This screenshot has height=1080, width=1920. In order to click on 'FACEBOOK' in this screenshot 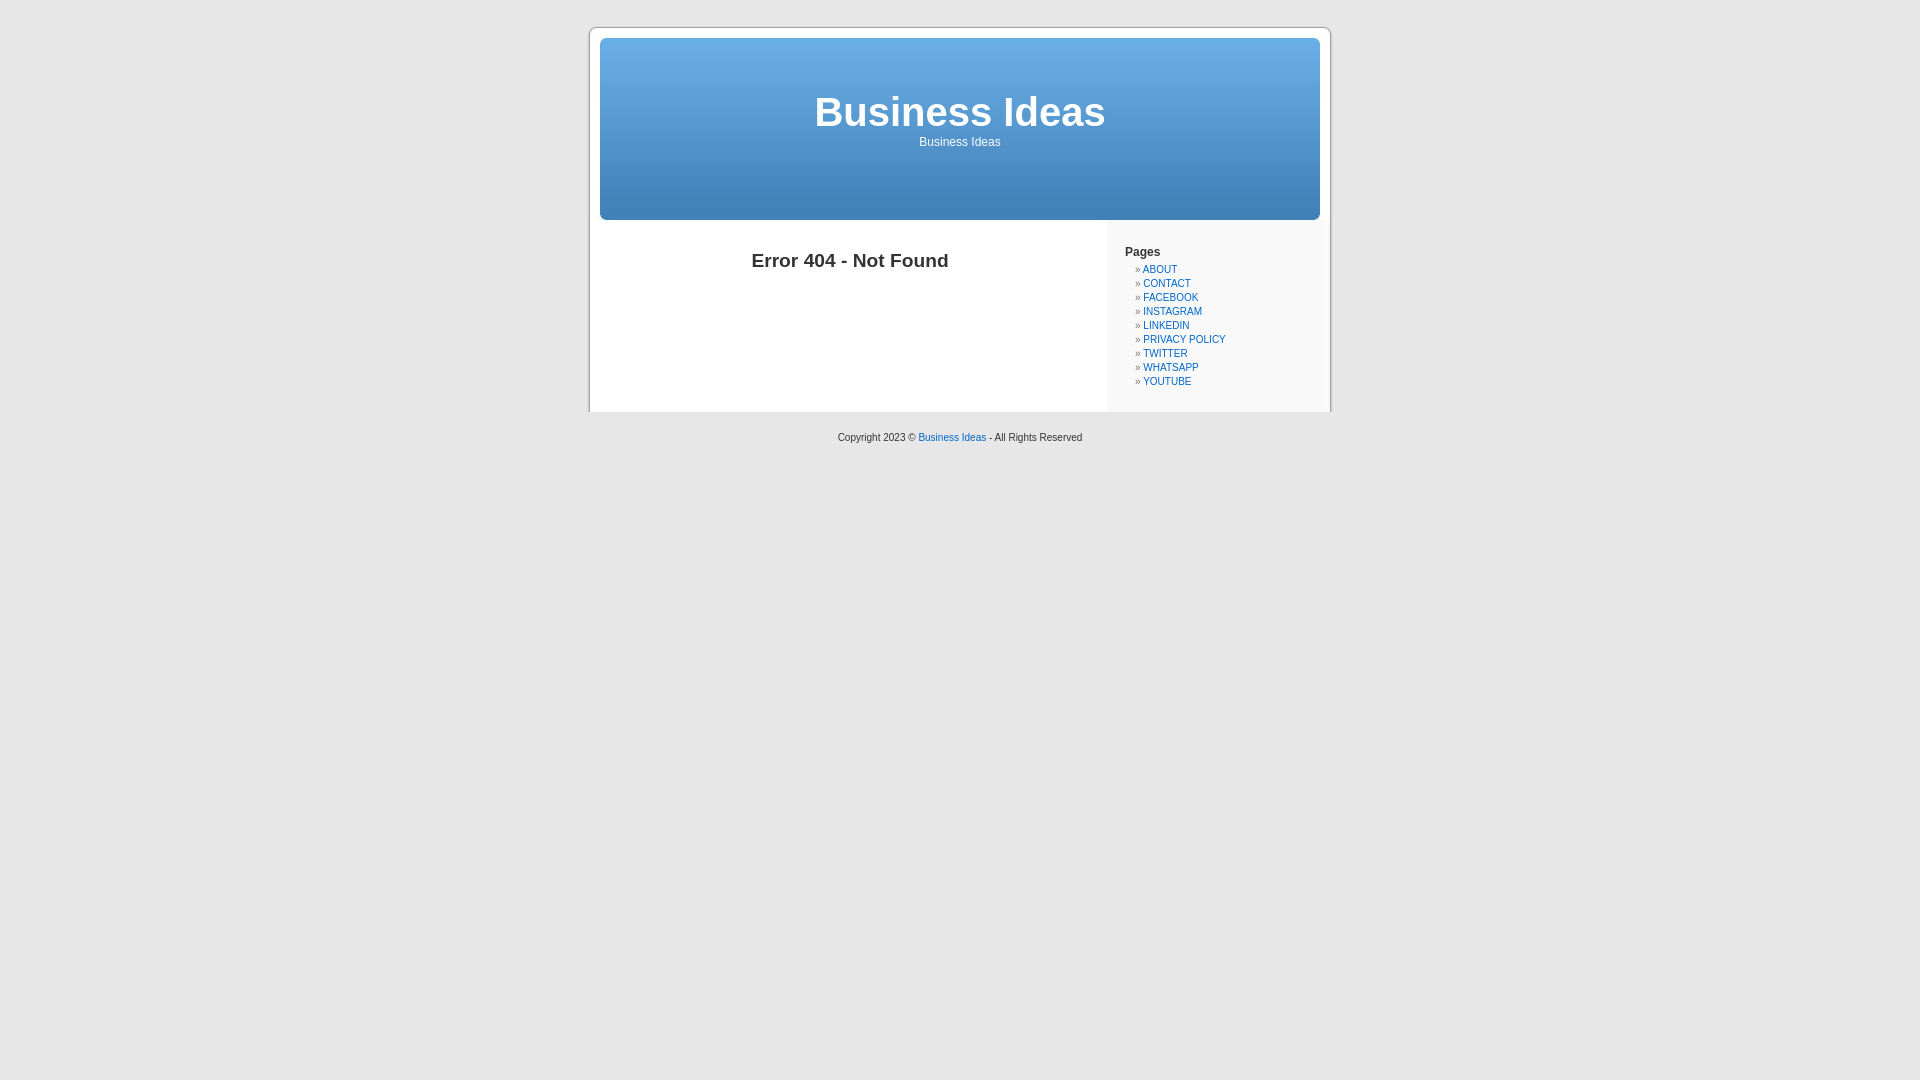, I will do `click(1170, 297)`.